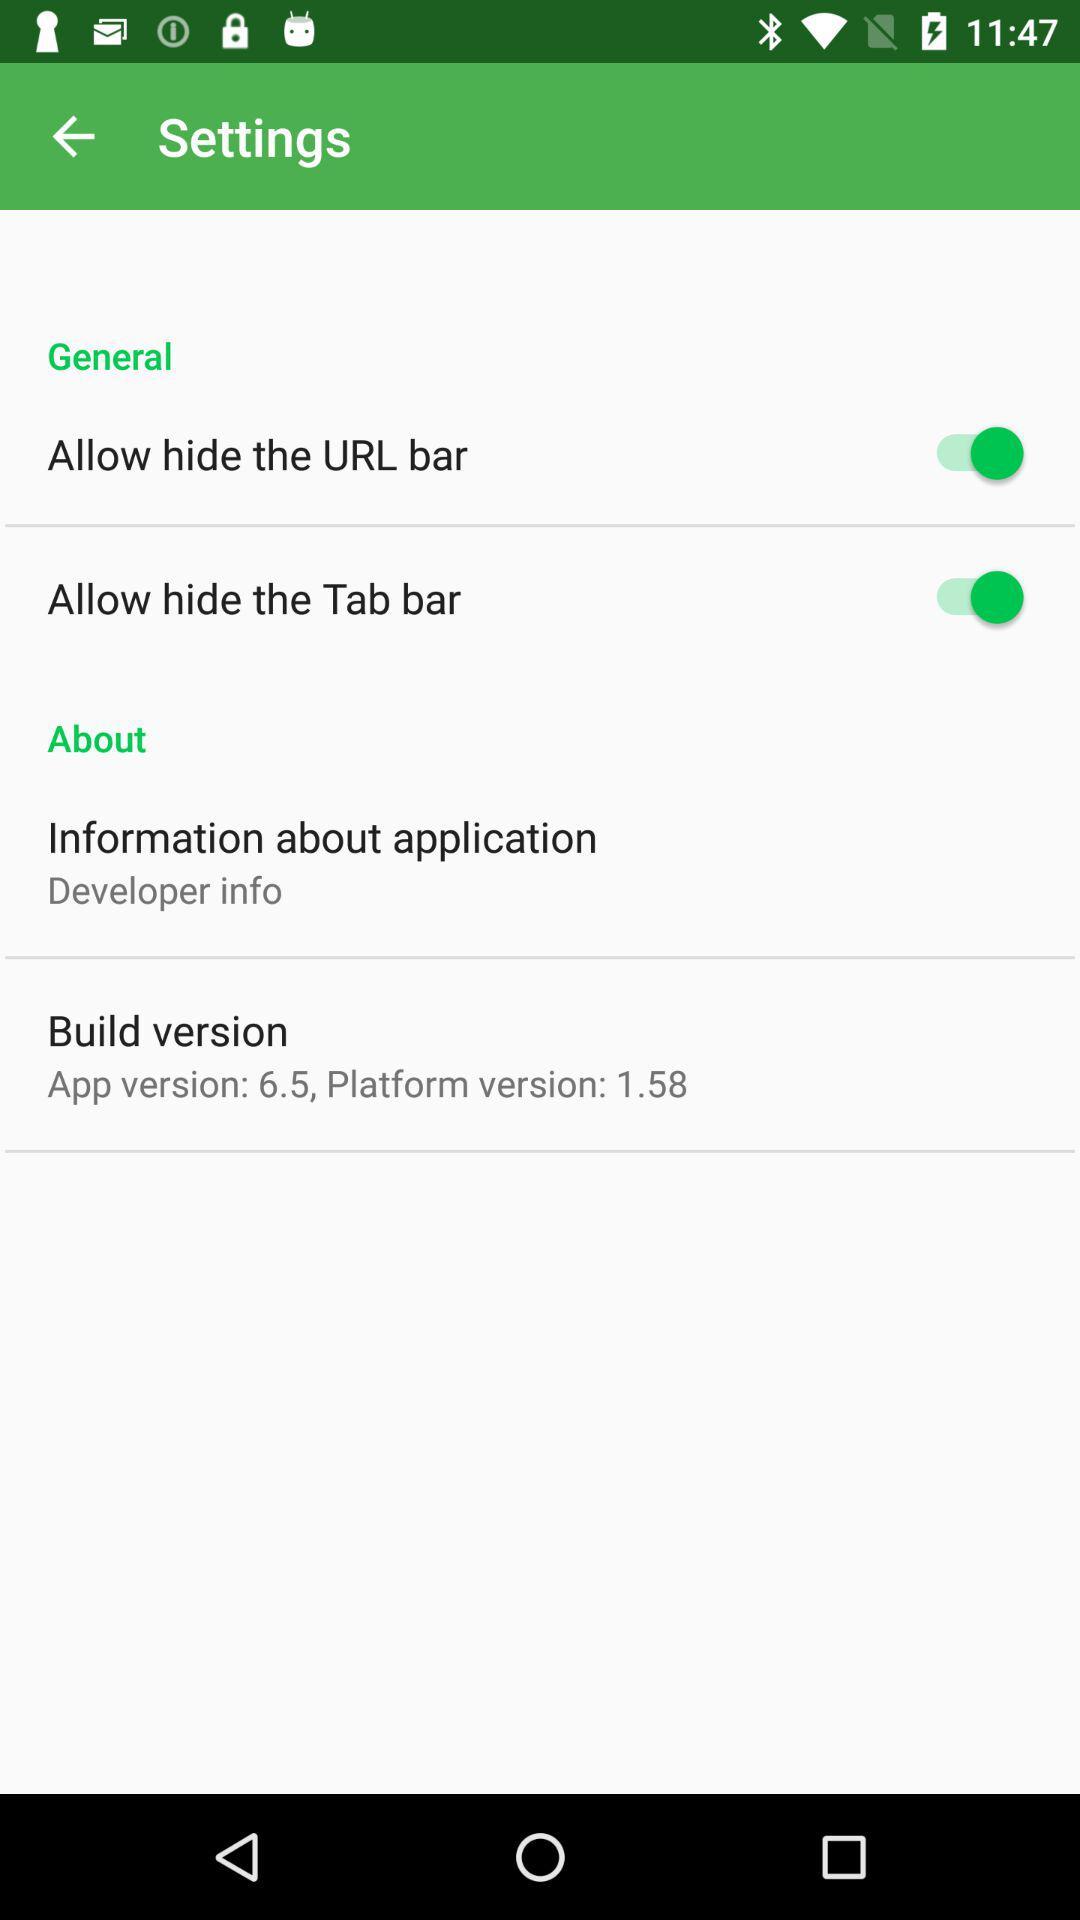 The width and height of the screenshot is (1080, 1920). What do you see at coordinates (72, 135) in the screenshot?
I see `the app to the left of the settings app` at bounding box center [72, 135].